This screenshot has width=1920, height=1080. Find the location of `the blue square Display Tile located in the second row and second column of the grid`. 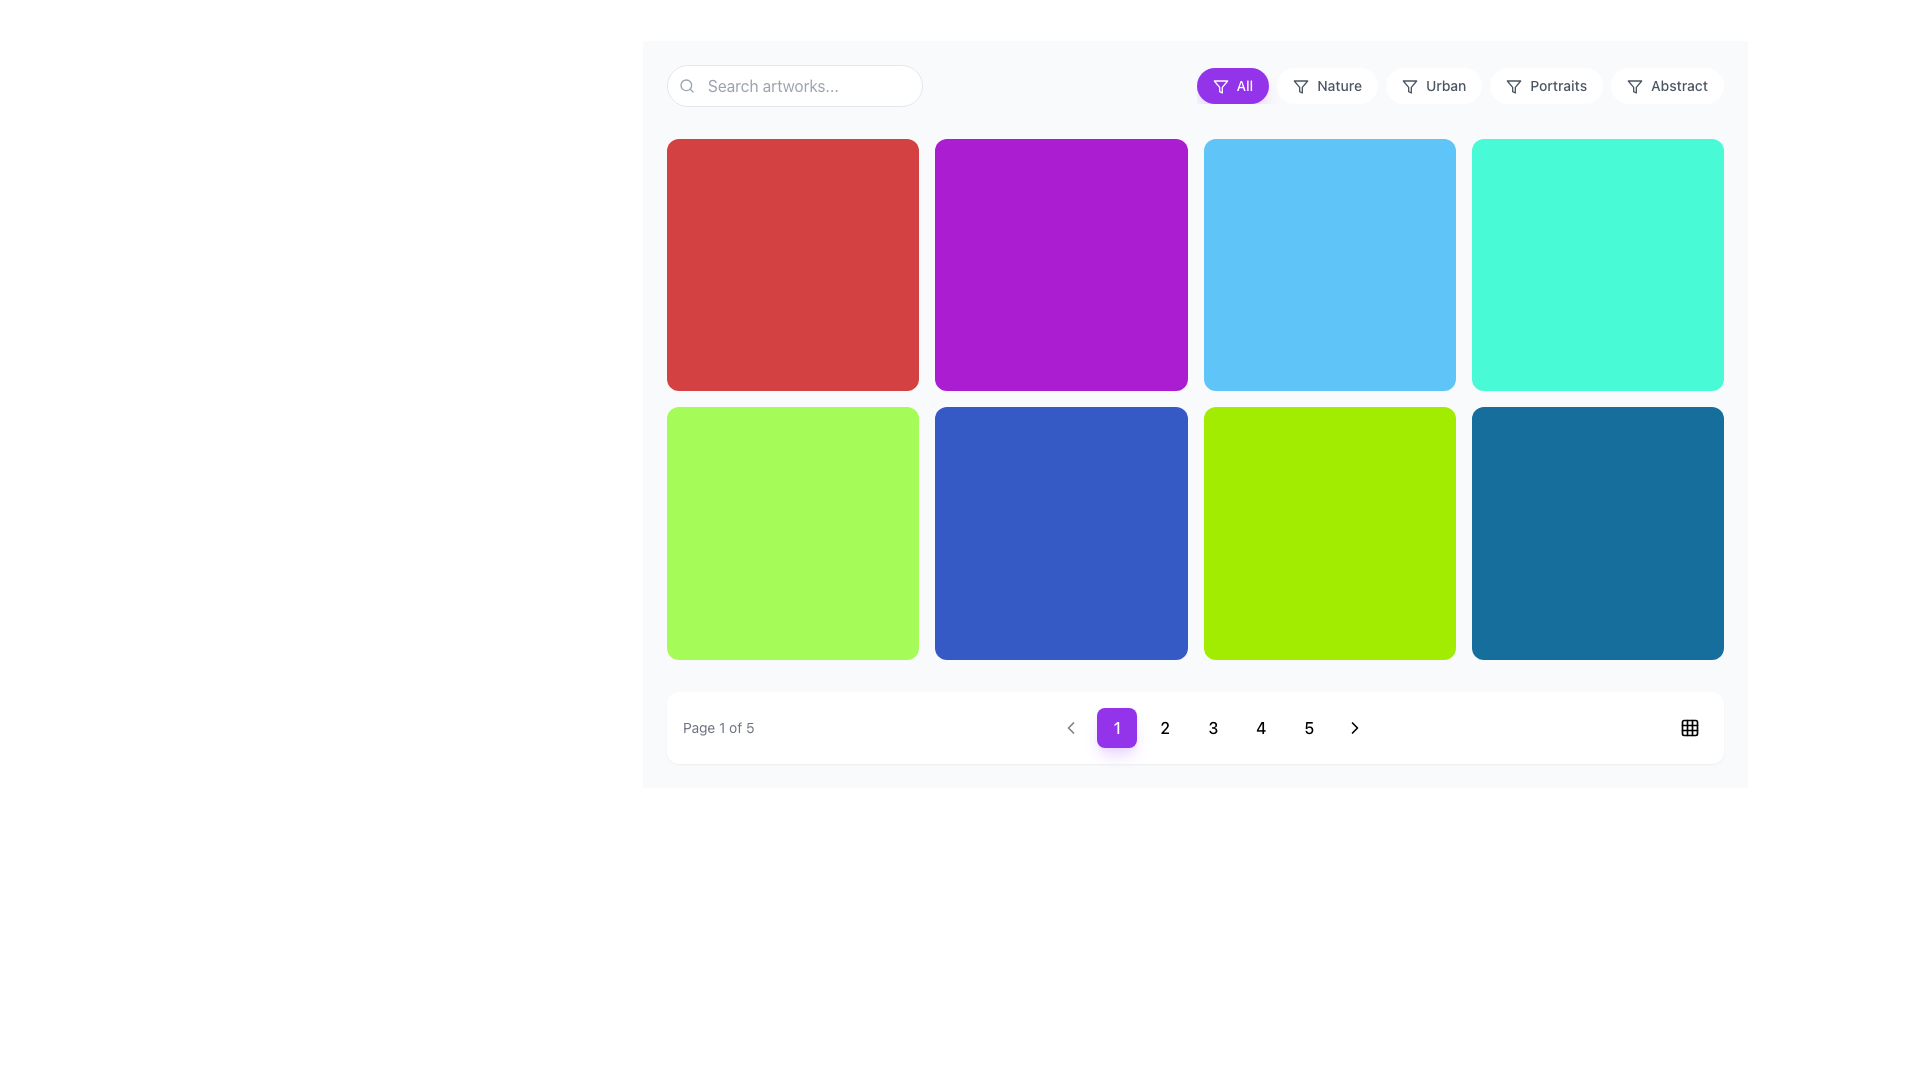

the blue square Display Tile located in the second row and second column of the grid is located at coordinates (1060, 532).